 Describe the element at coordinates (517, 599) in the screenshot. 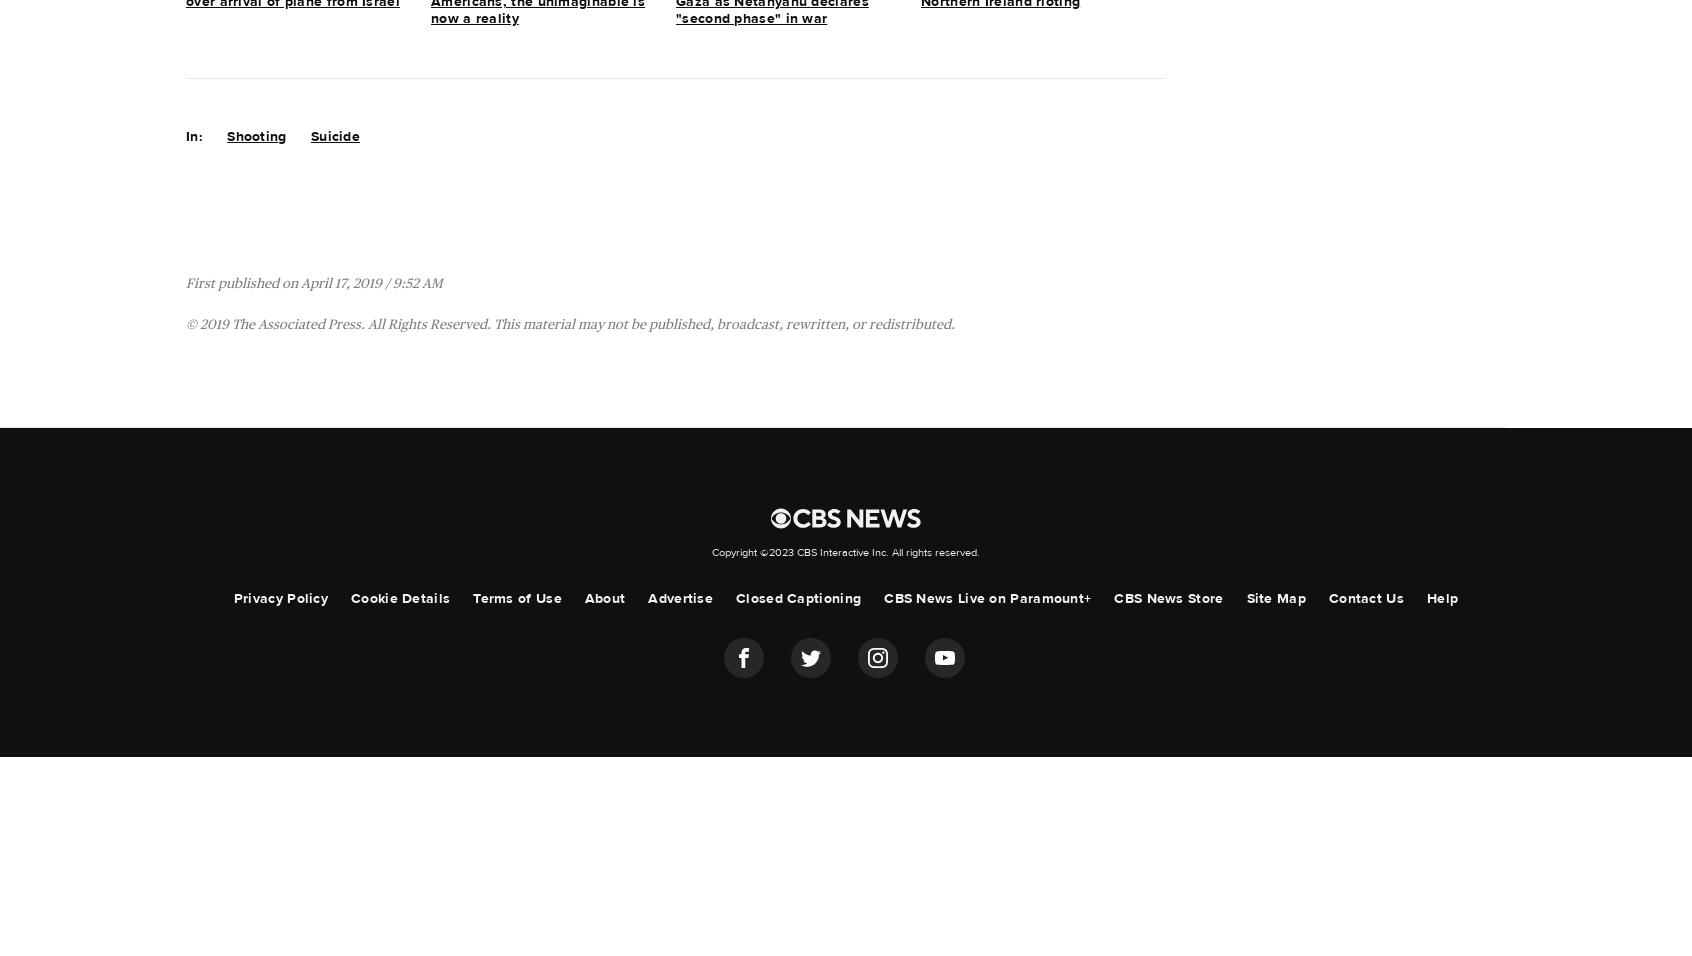

I see `'Terms of Use'` at that location.